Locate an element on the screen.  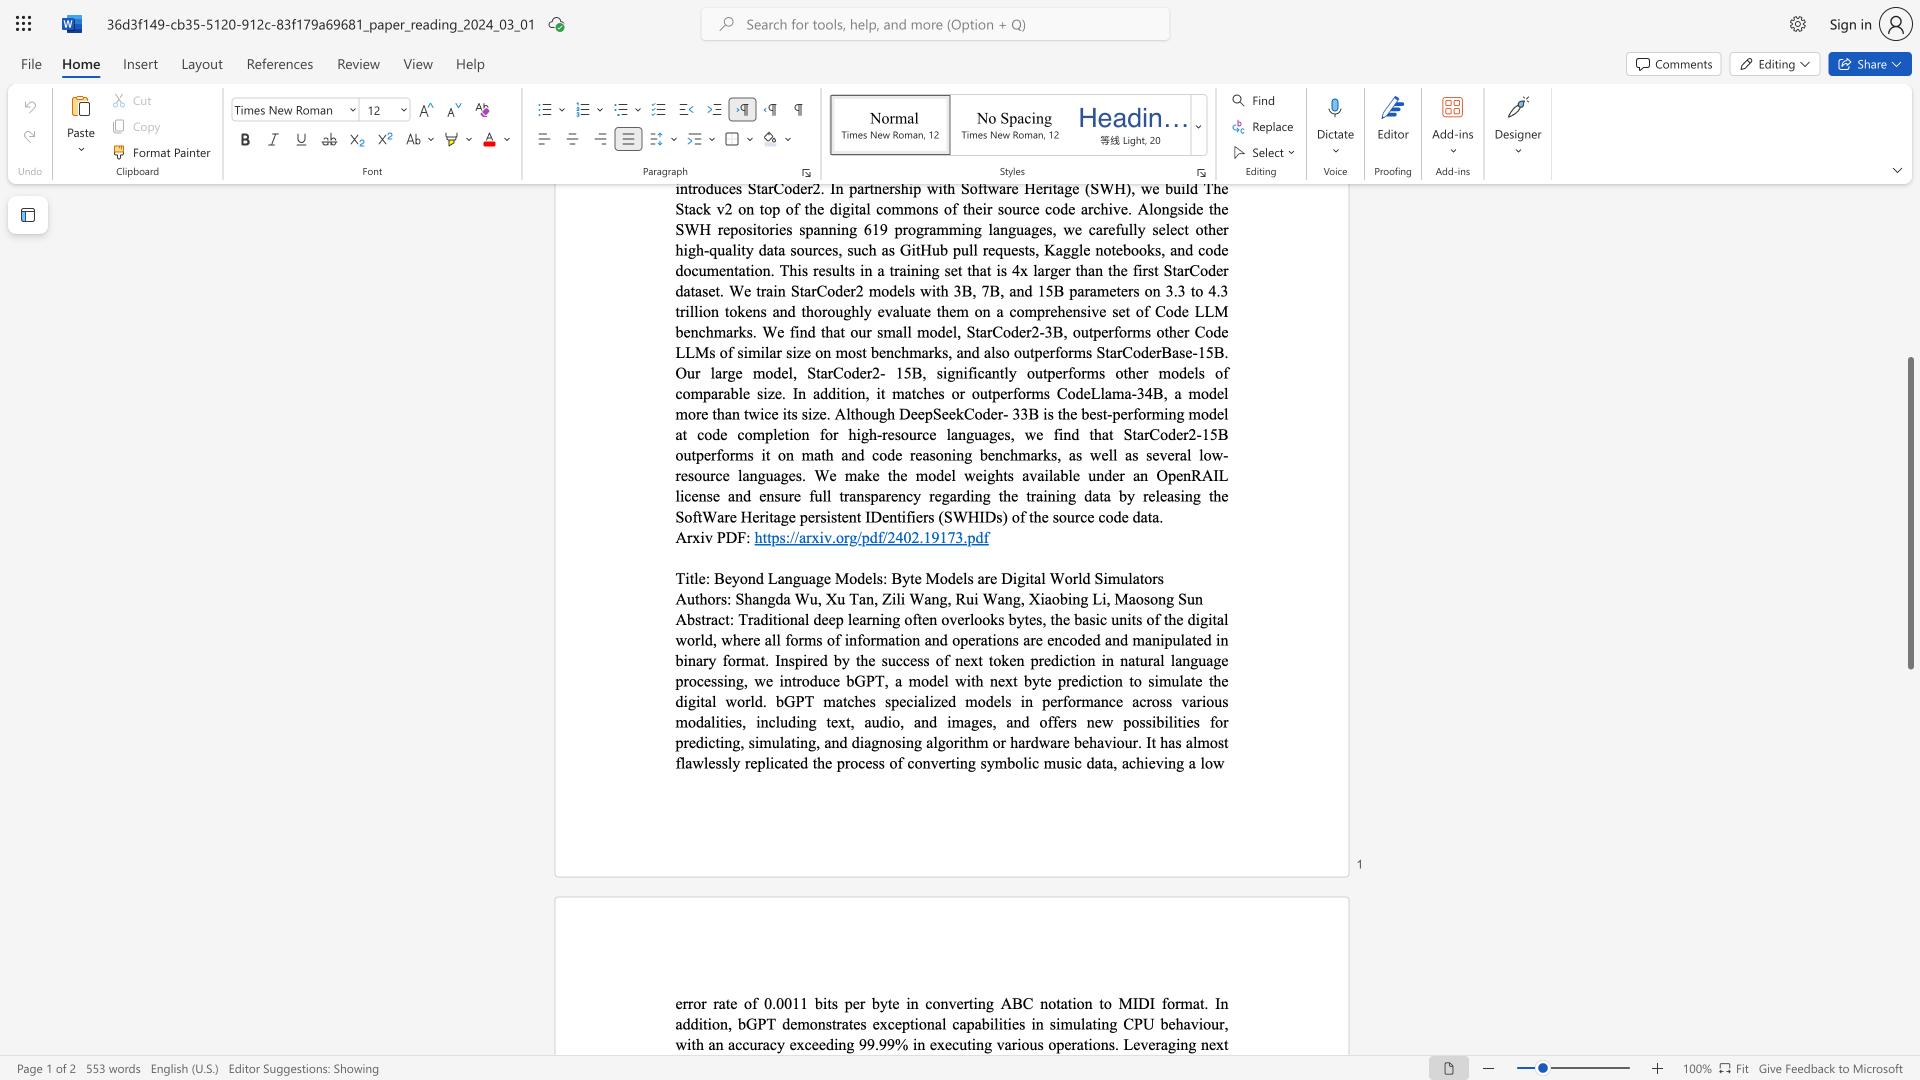
the subset text ", achieving a" within the text "replicated the process of converting symbolic music data, achieving a low" is located at coordinates (1112, 762).